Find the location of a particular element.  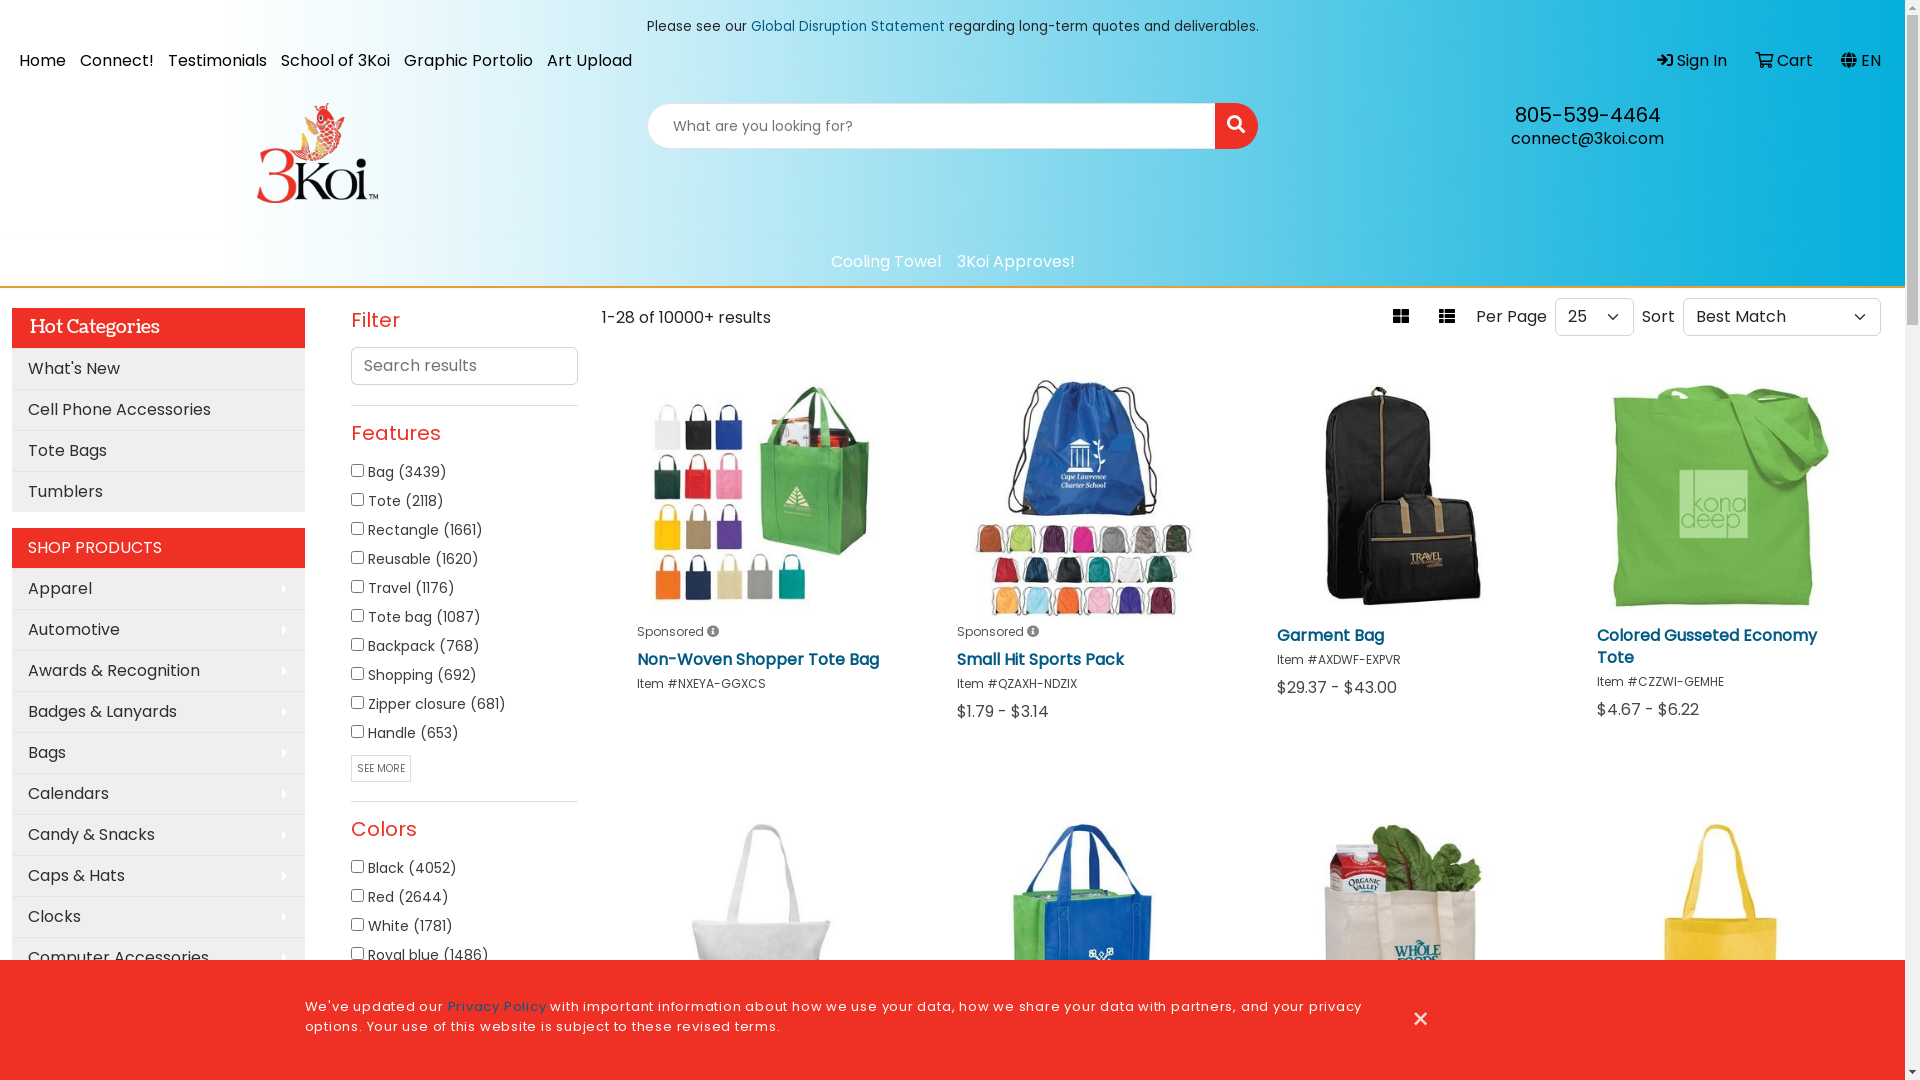

'Desk Items' is located at coordinates (157, 998).